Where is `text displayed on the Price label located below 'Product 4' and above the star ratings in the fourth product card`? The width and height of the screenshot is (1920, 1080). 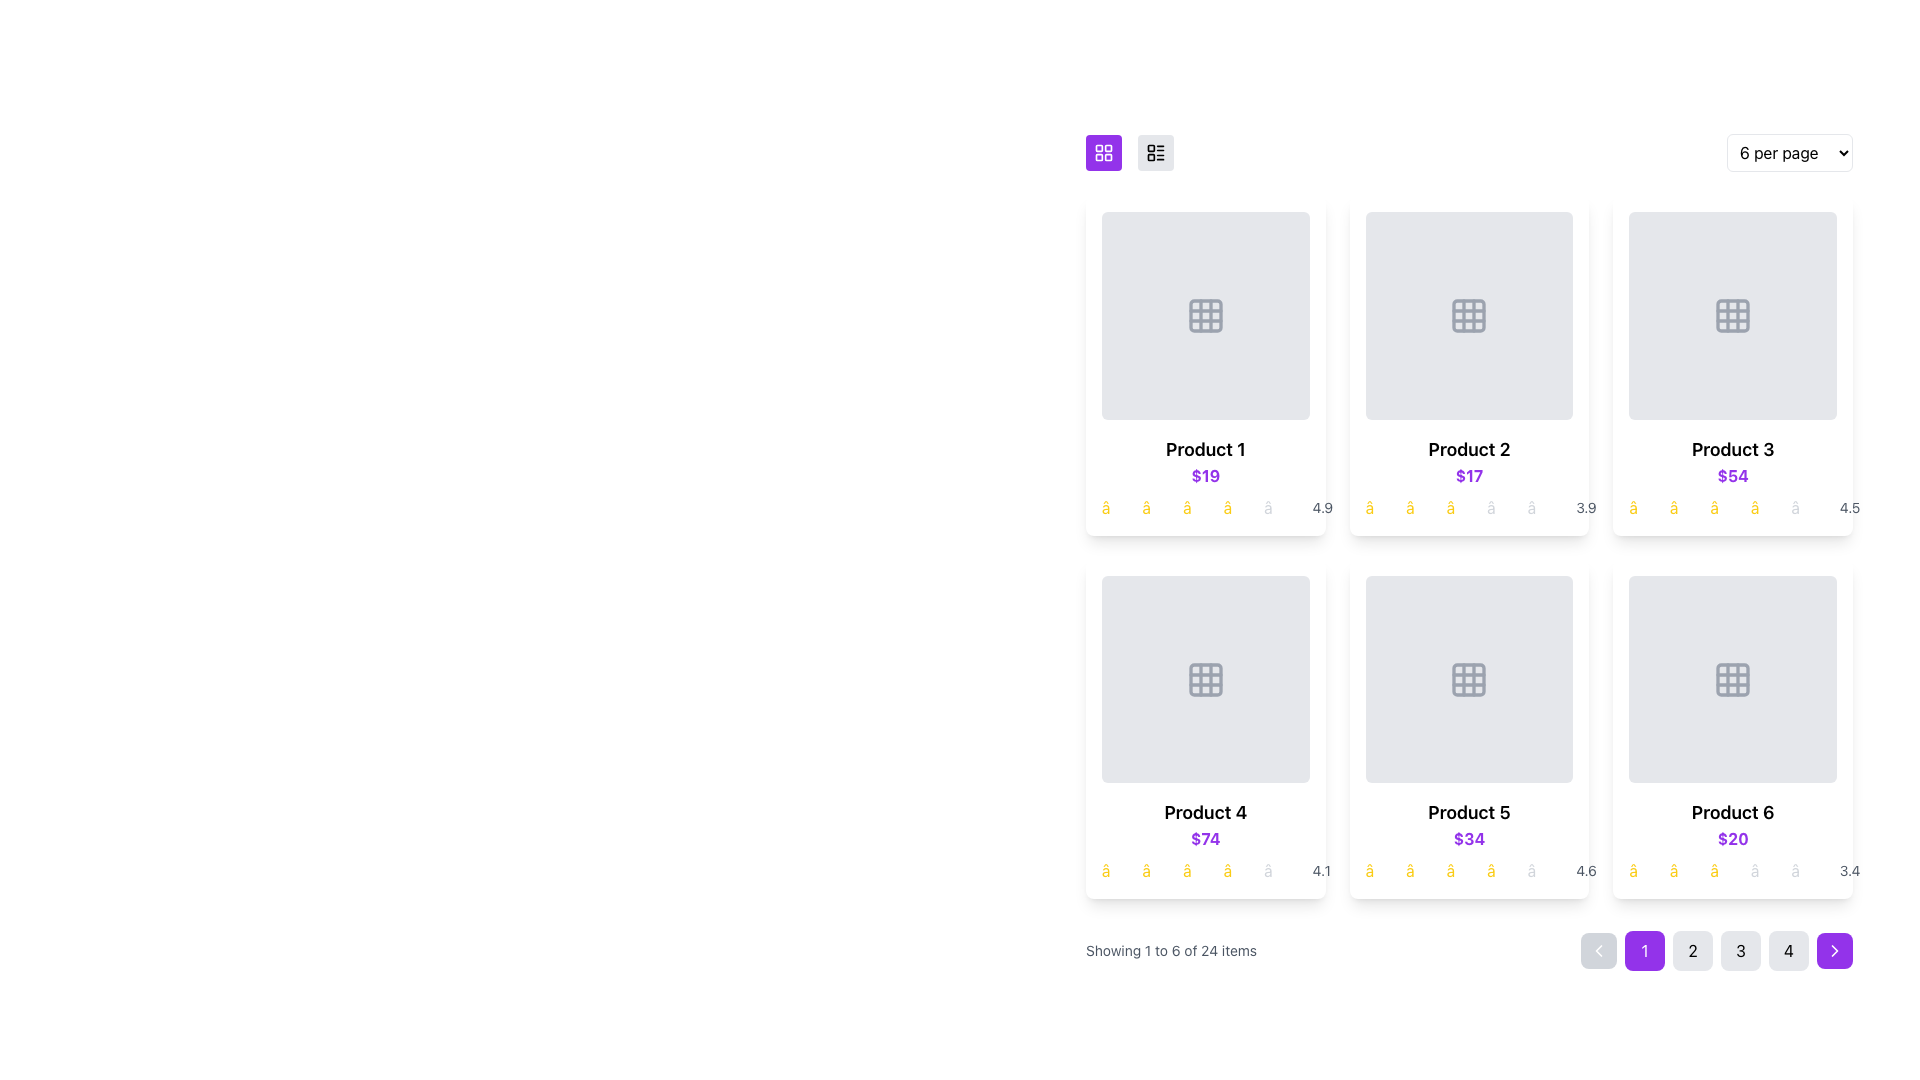 text displayed on the Price label located below 'Product 4' and above the star ratings in the fourth product card is located at coordinates (1204, 839).